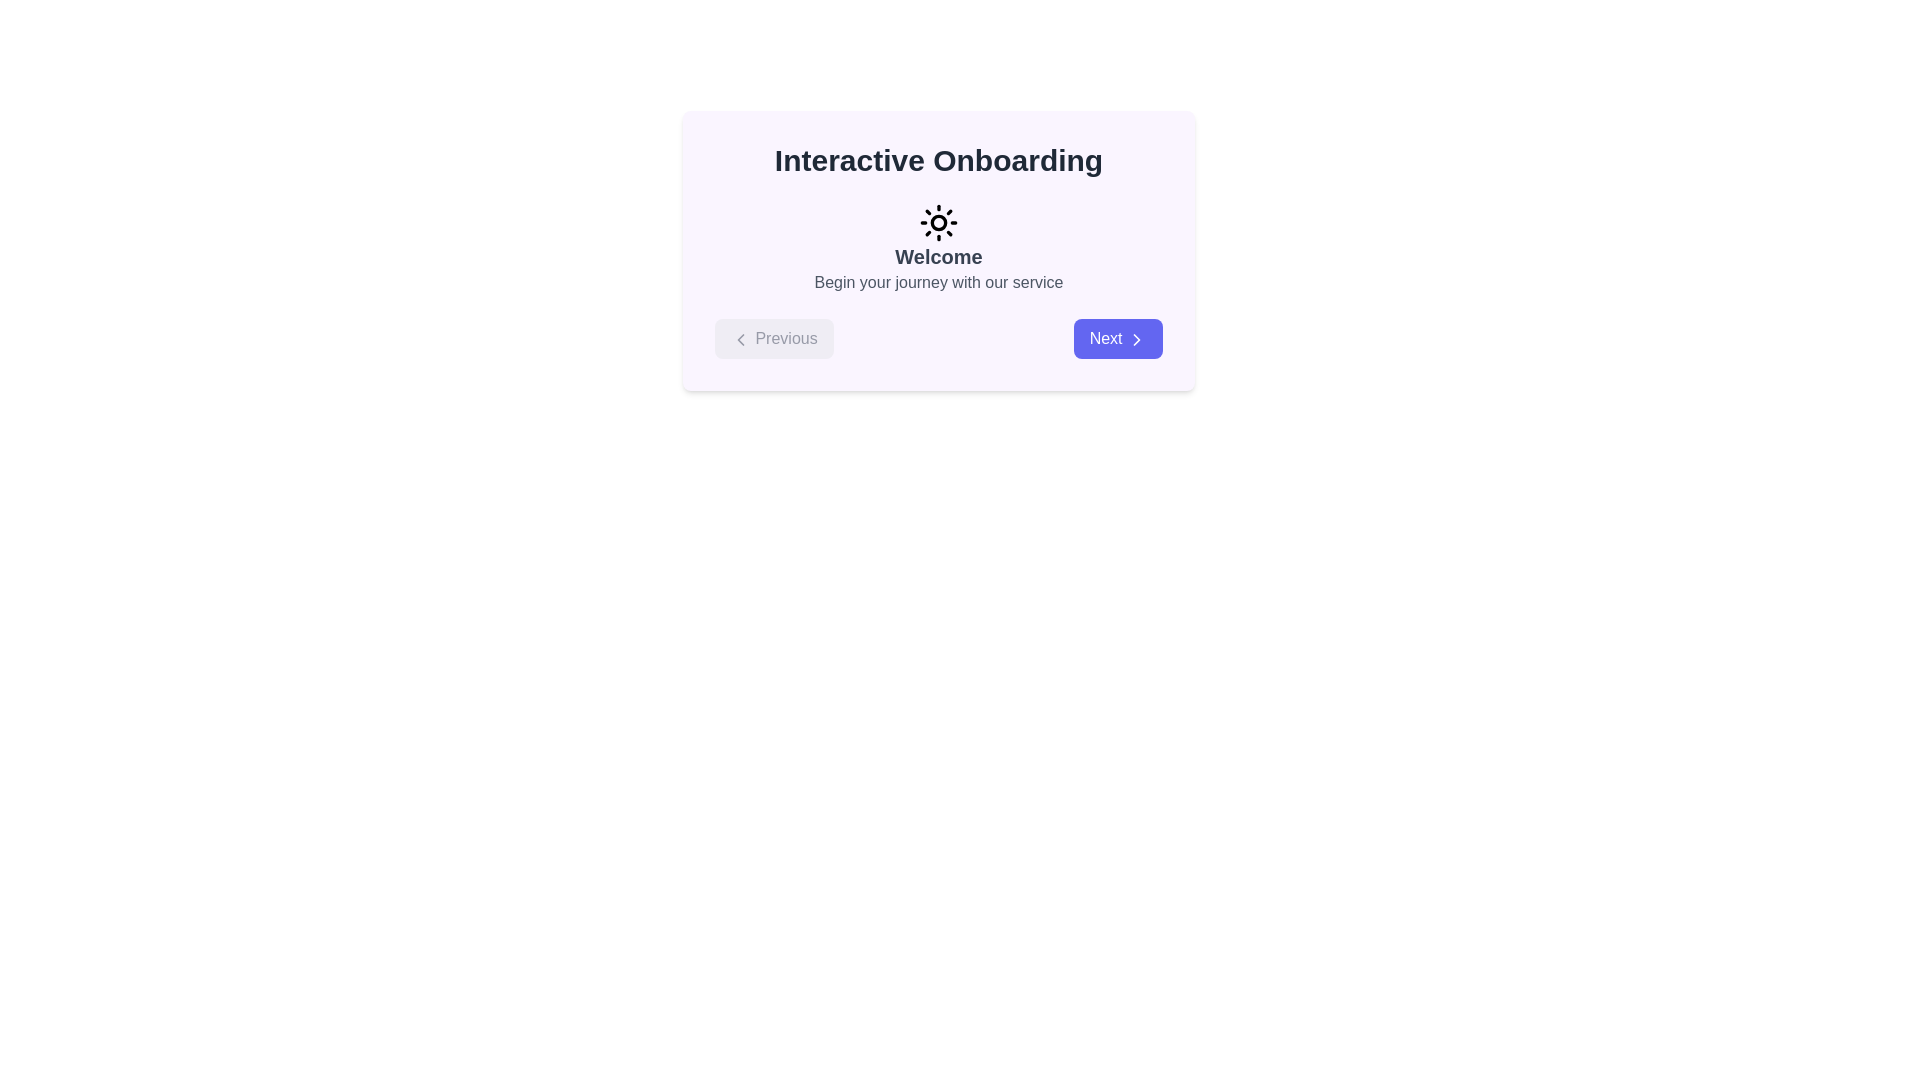  I want to click on the right-facing chevron icon located inside the blue 'Next' button for keyboard navigation, so click(1137, 338).